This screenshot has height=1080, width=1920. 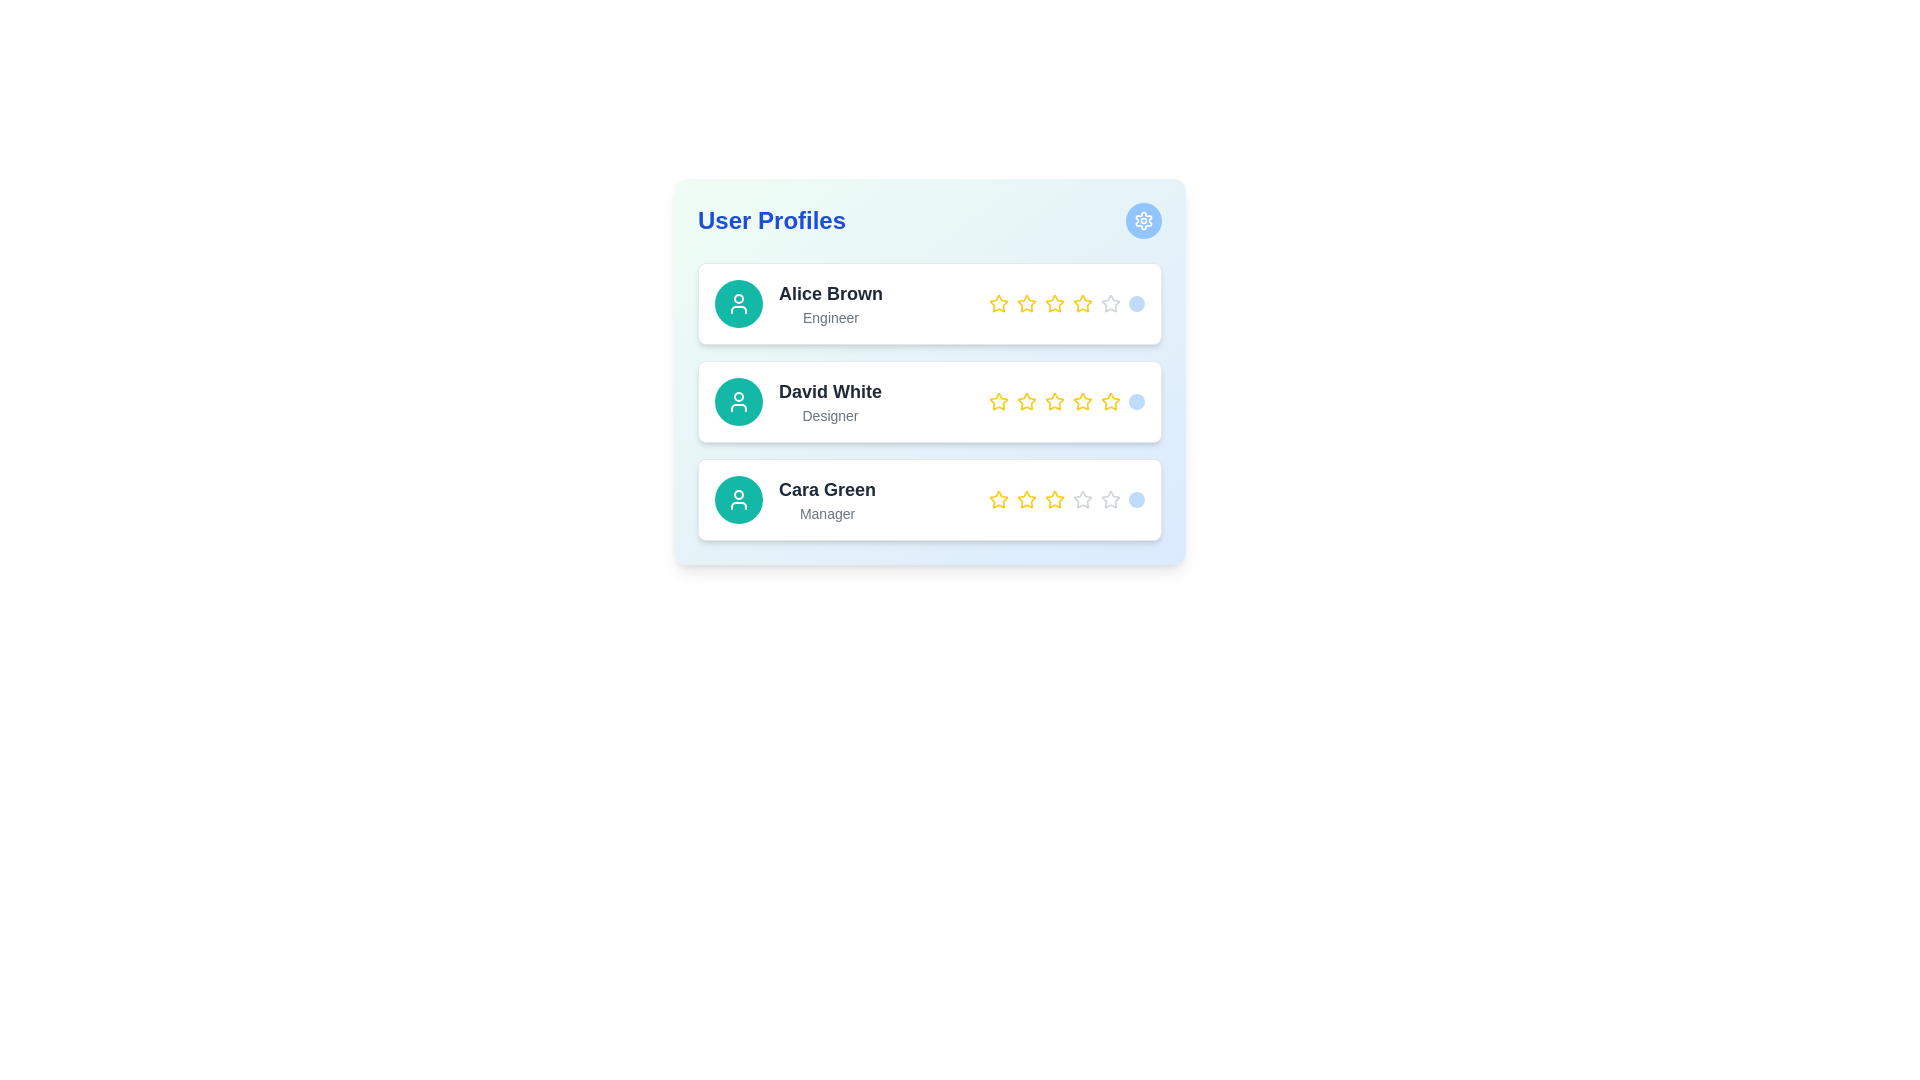 I want to click on the Text Display element showing 'Cara Green - Manager' in the third user profile card, positioned below 'David White - Designer' and above no other card, so click(x=827, y=499).